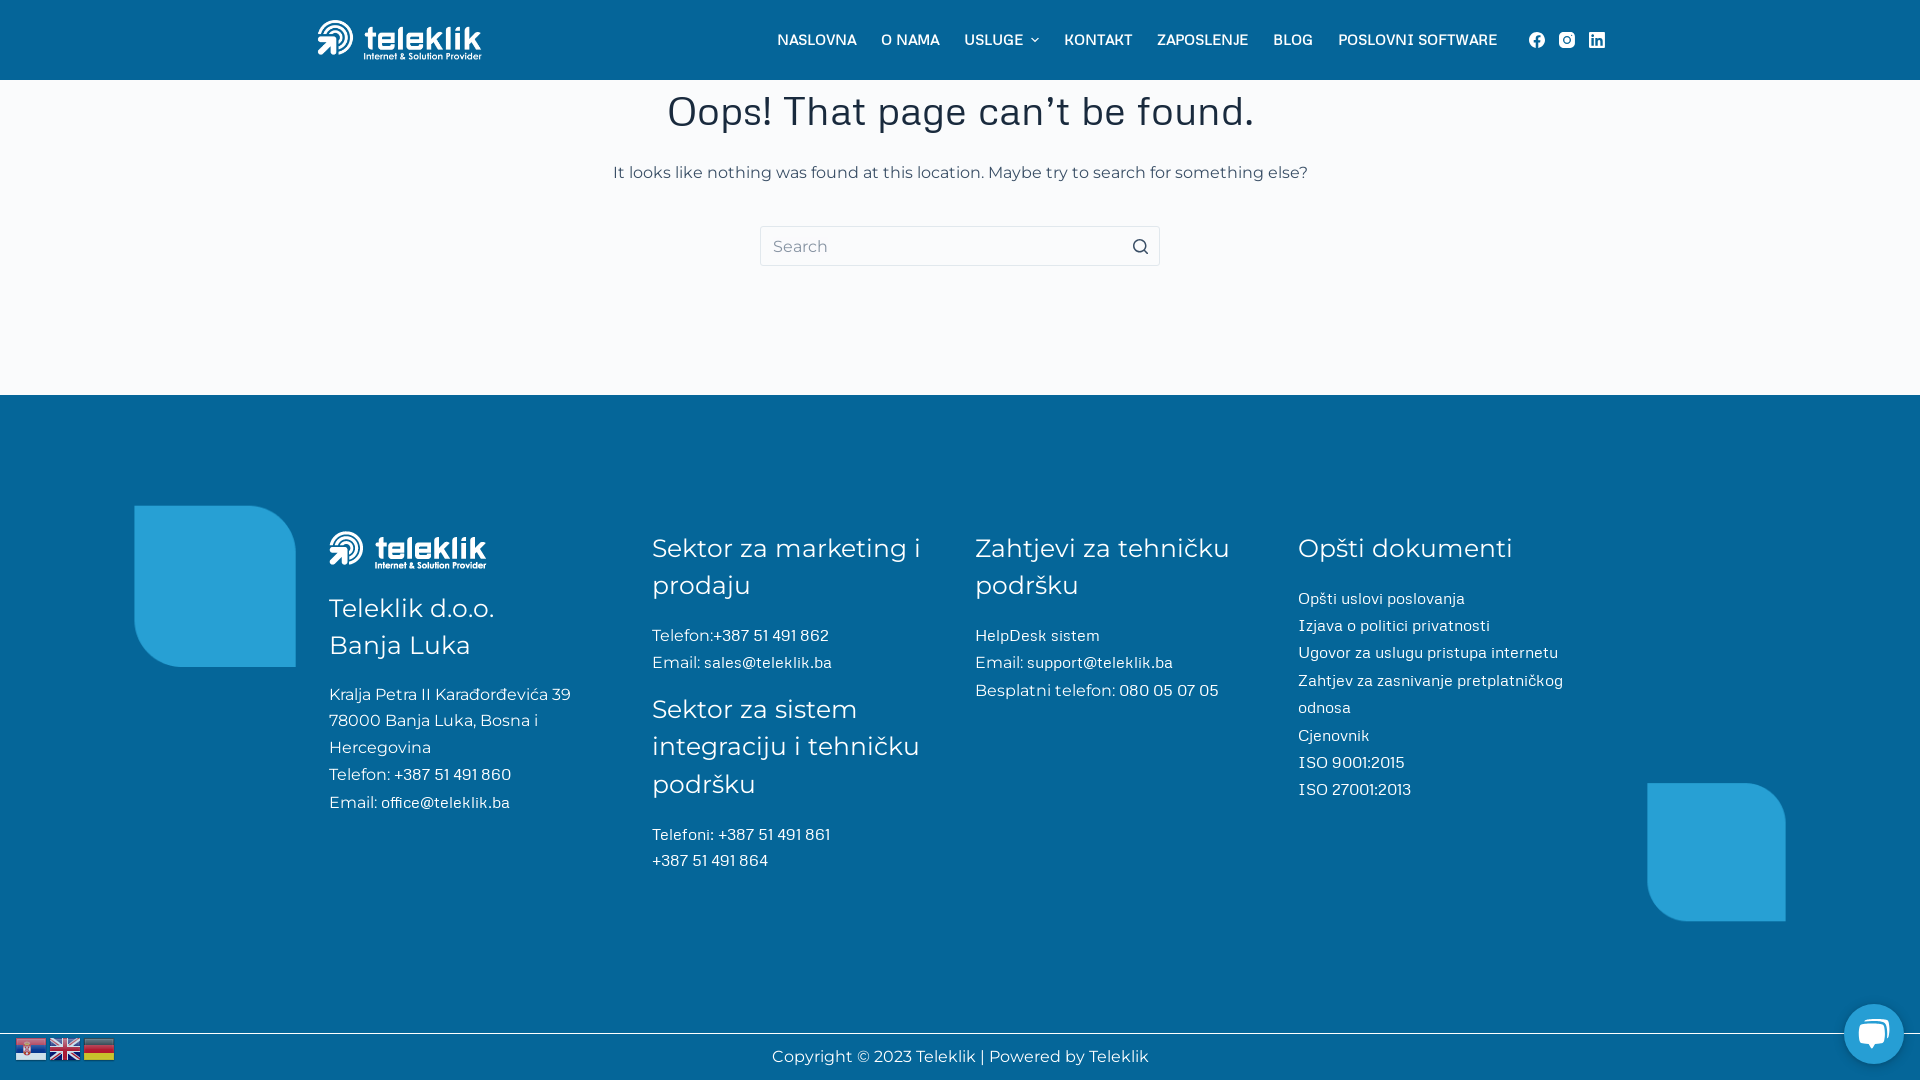 Image resolution: width=1920 pixels, height=1080 pixels. Describe the element at coordinates (99, 1045) in the screenshot. I see `'German'` at that location.